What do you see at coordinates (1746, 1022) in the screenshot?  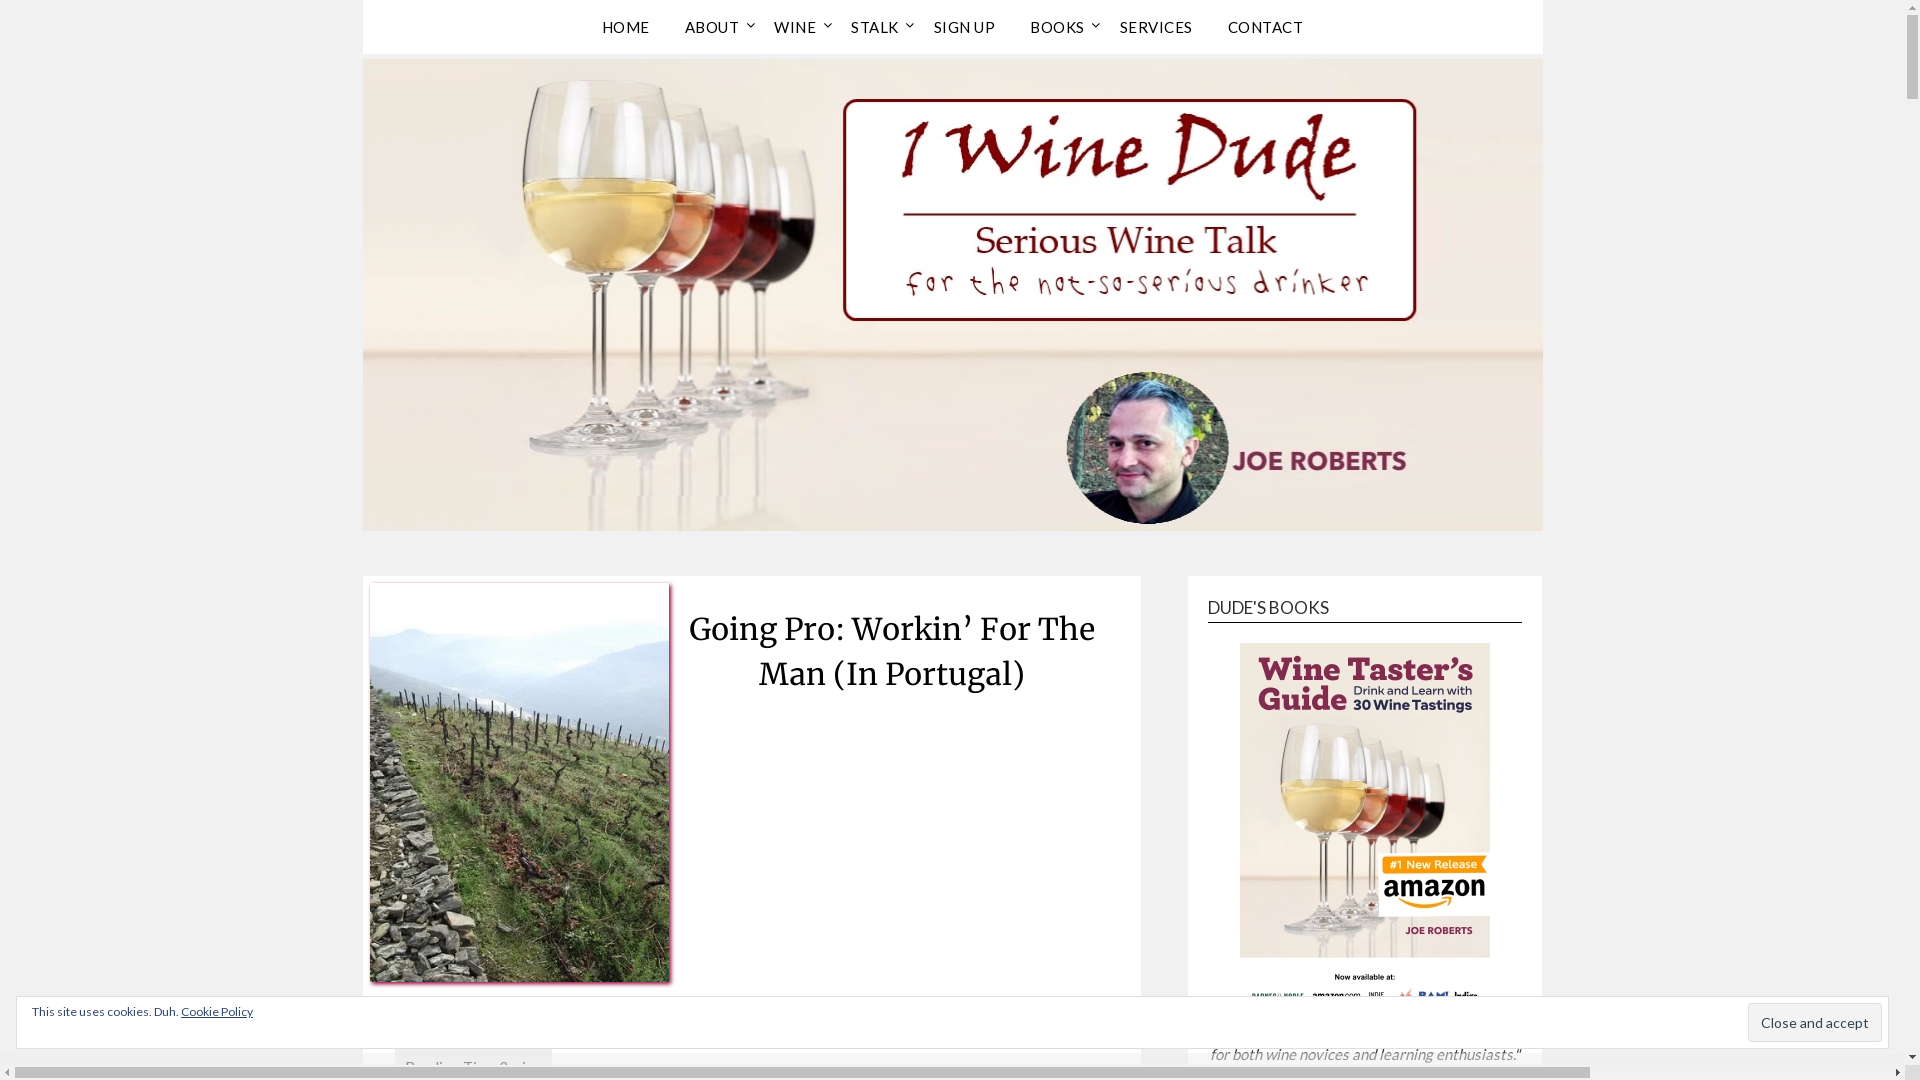 I see `'Close and accept'` at bounding box center [1746, 1022].